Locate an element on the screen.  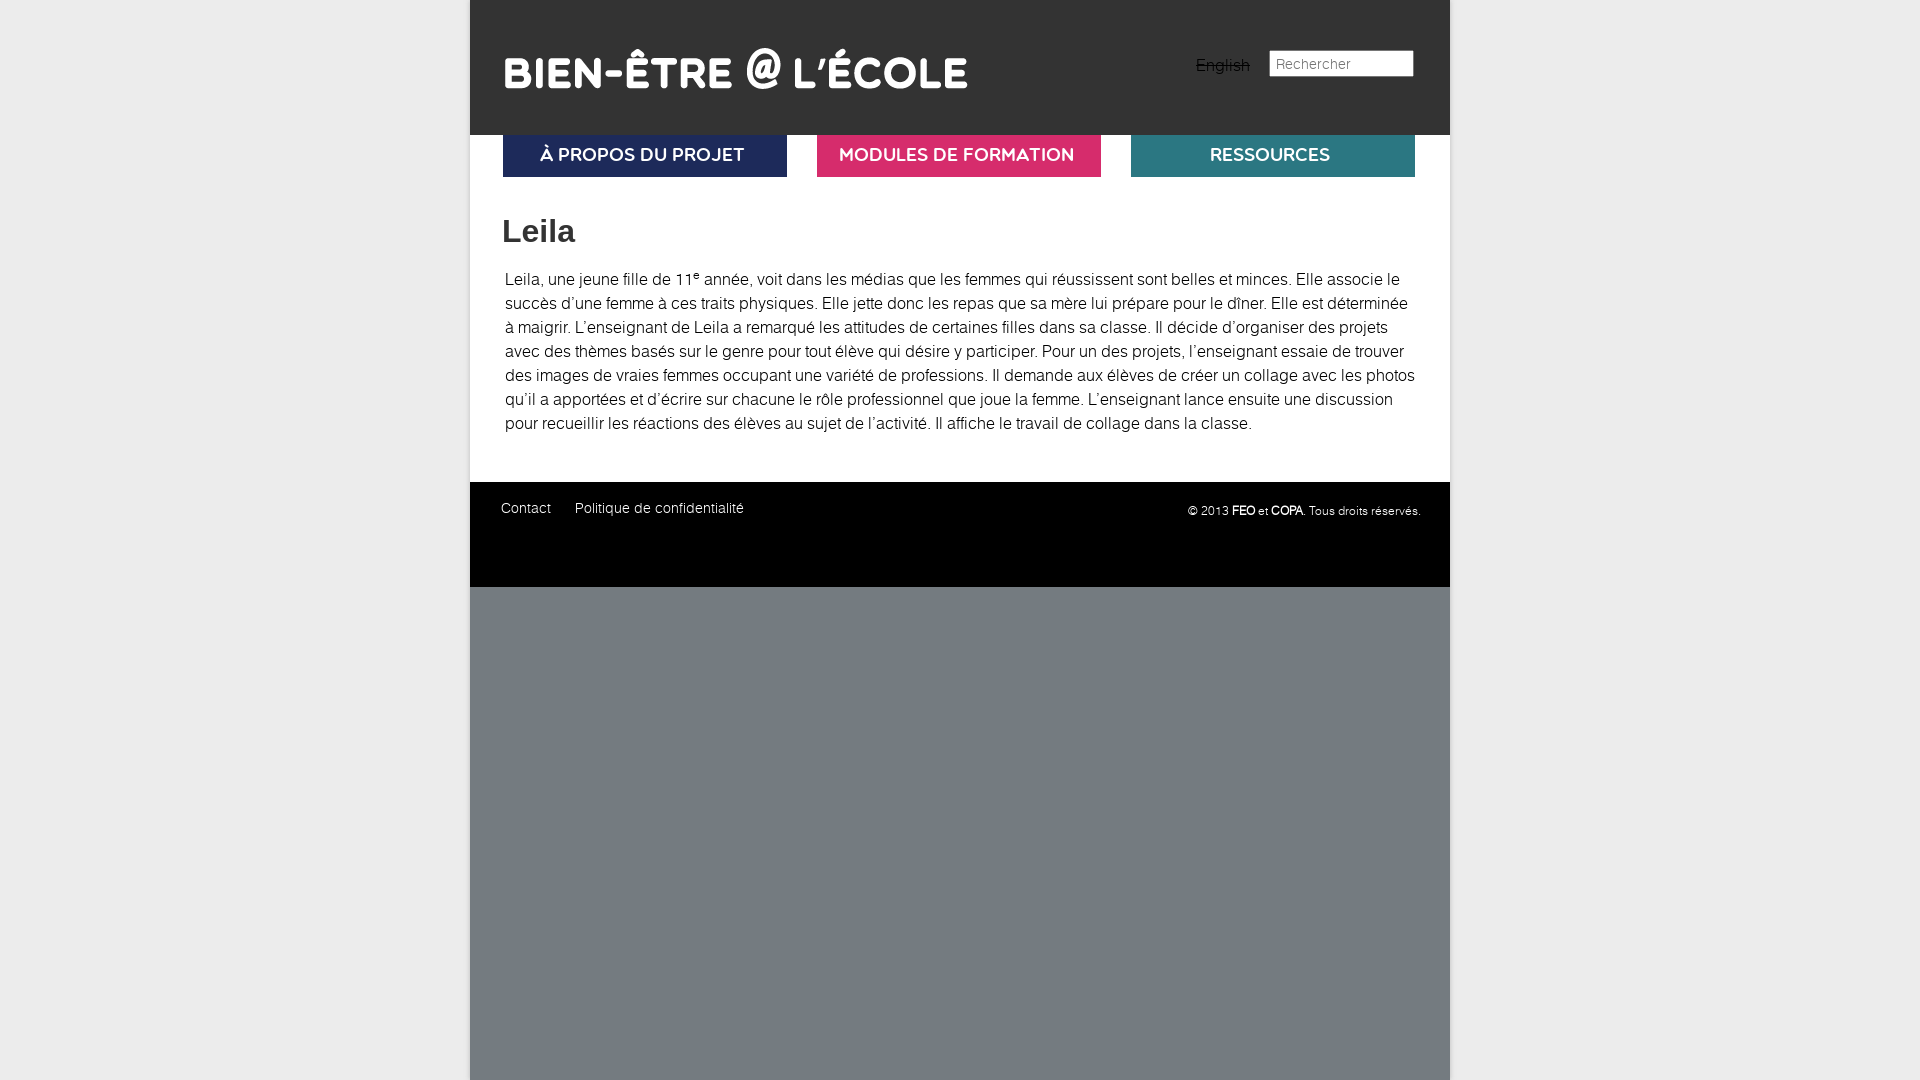
'Ressources' is located at coordinates (1269, 154).